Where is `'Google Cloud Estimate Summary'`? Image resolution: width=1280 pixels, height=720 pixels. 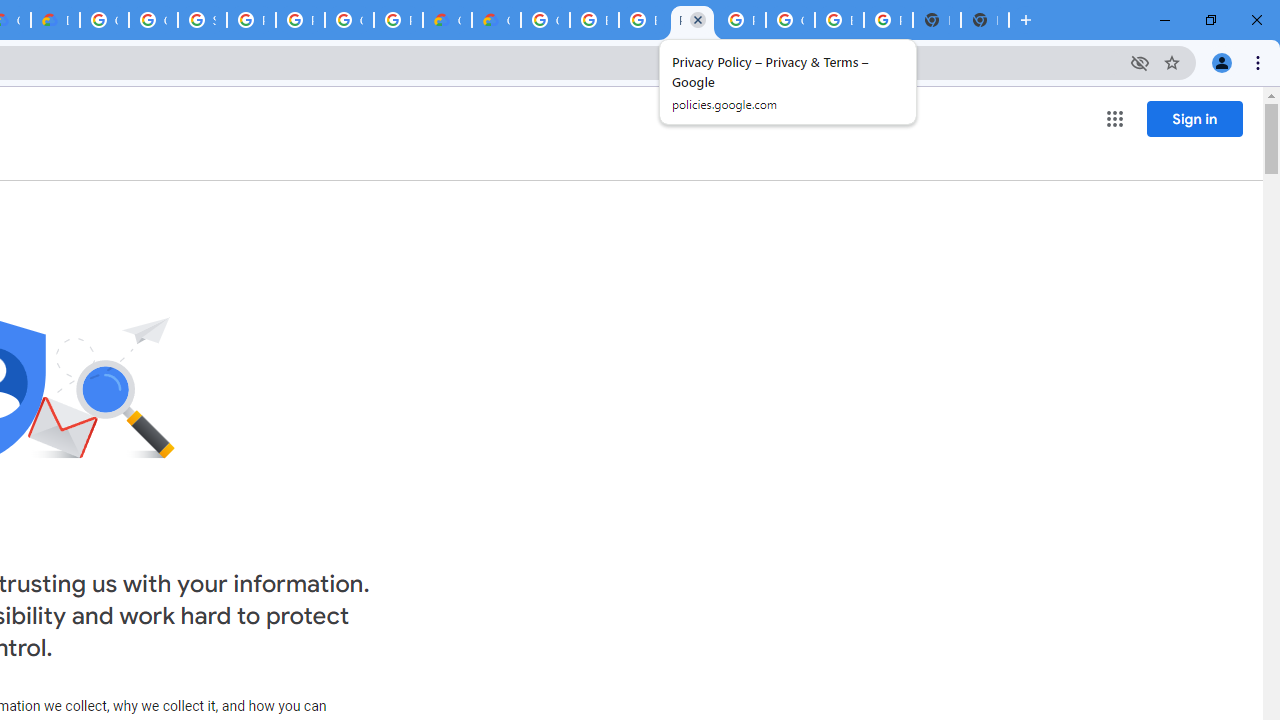
'Google Cloud Estimate Summary' is located at coordinates (496, 20).